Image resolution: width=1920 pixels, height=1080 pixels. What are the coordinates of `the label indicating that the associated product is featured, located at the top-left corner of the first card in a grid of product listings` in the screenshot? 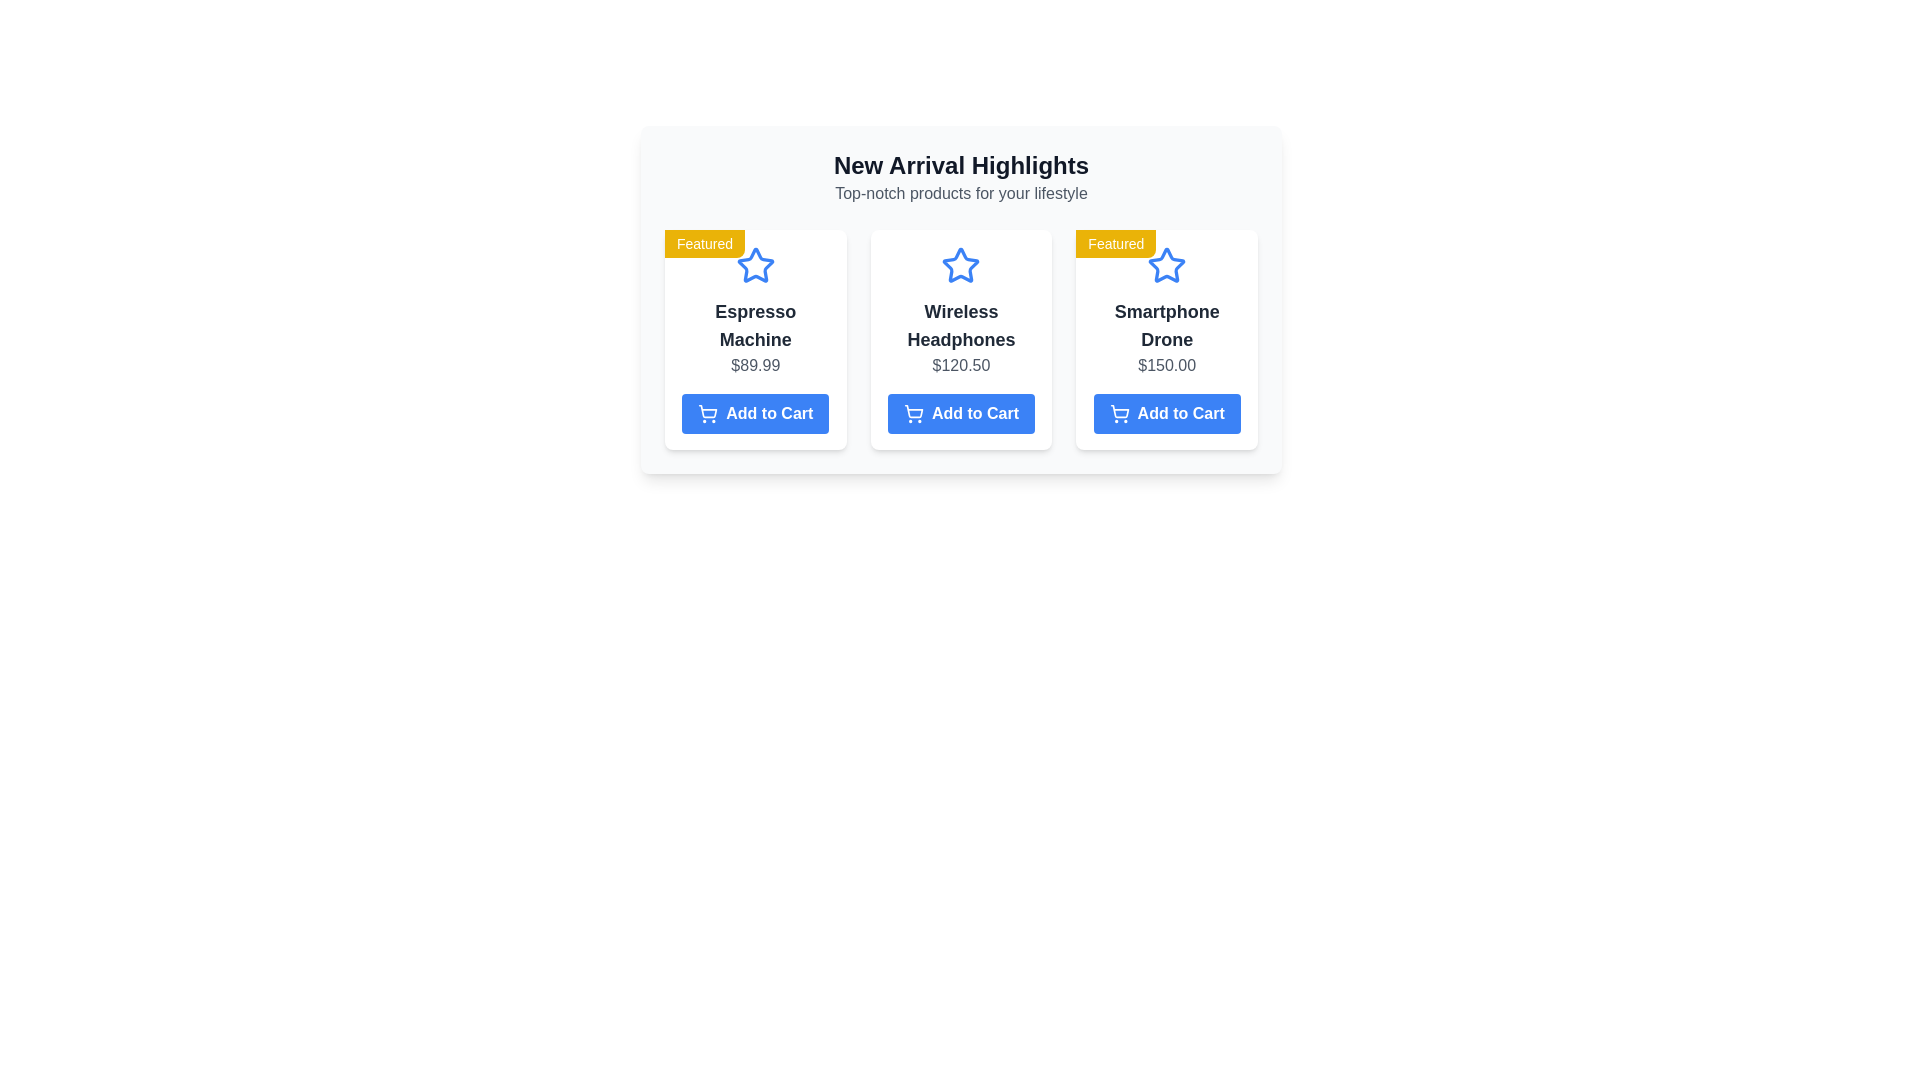 It's located at (705, 242).